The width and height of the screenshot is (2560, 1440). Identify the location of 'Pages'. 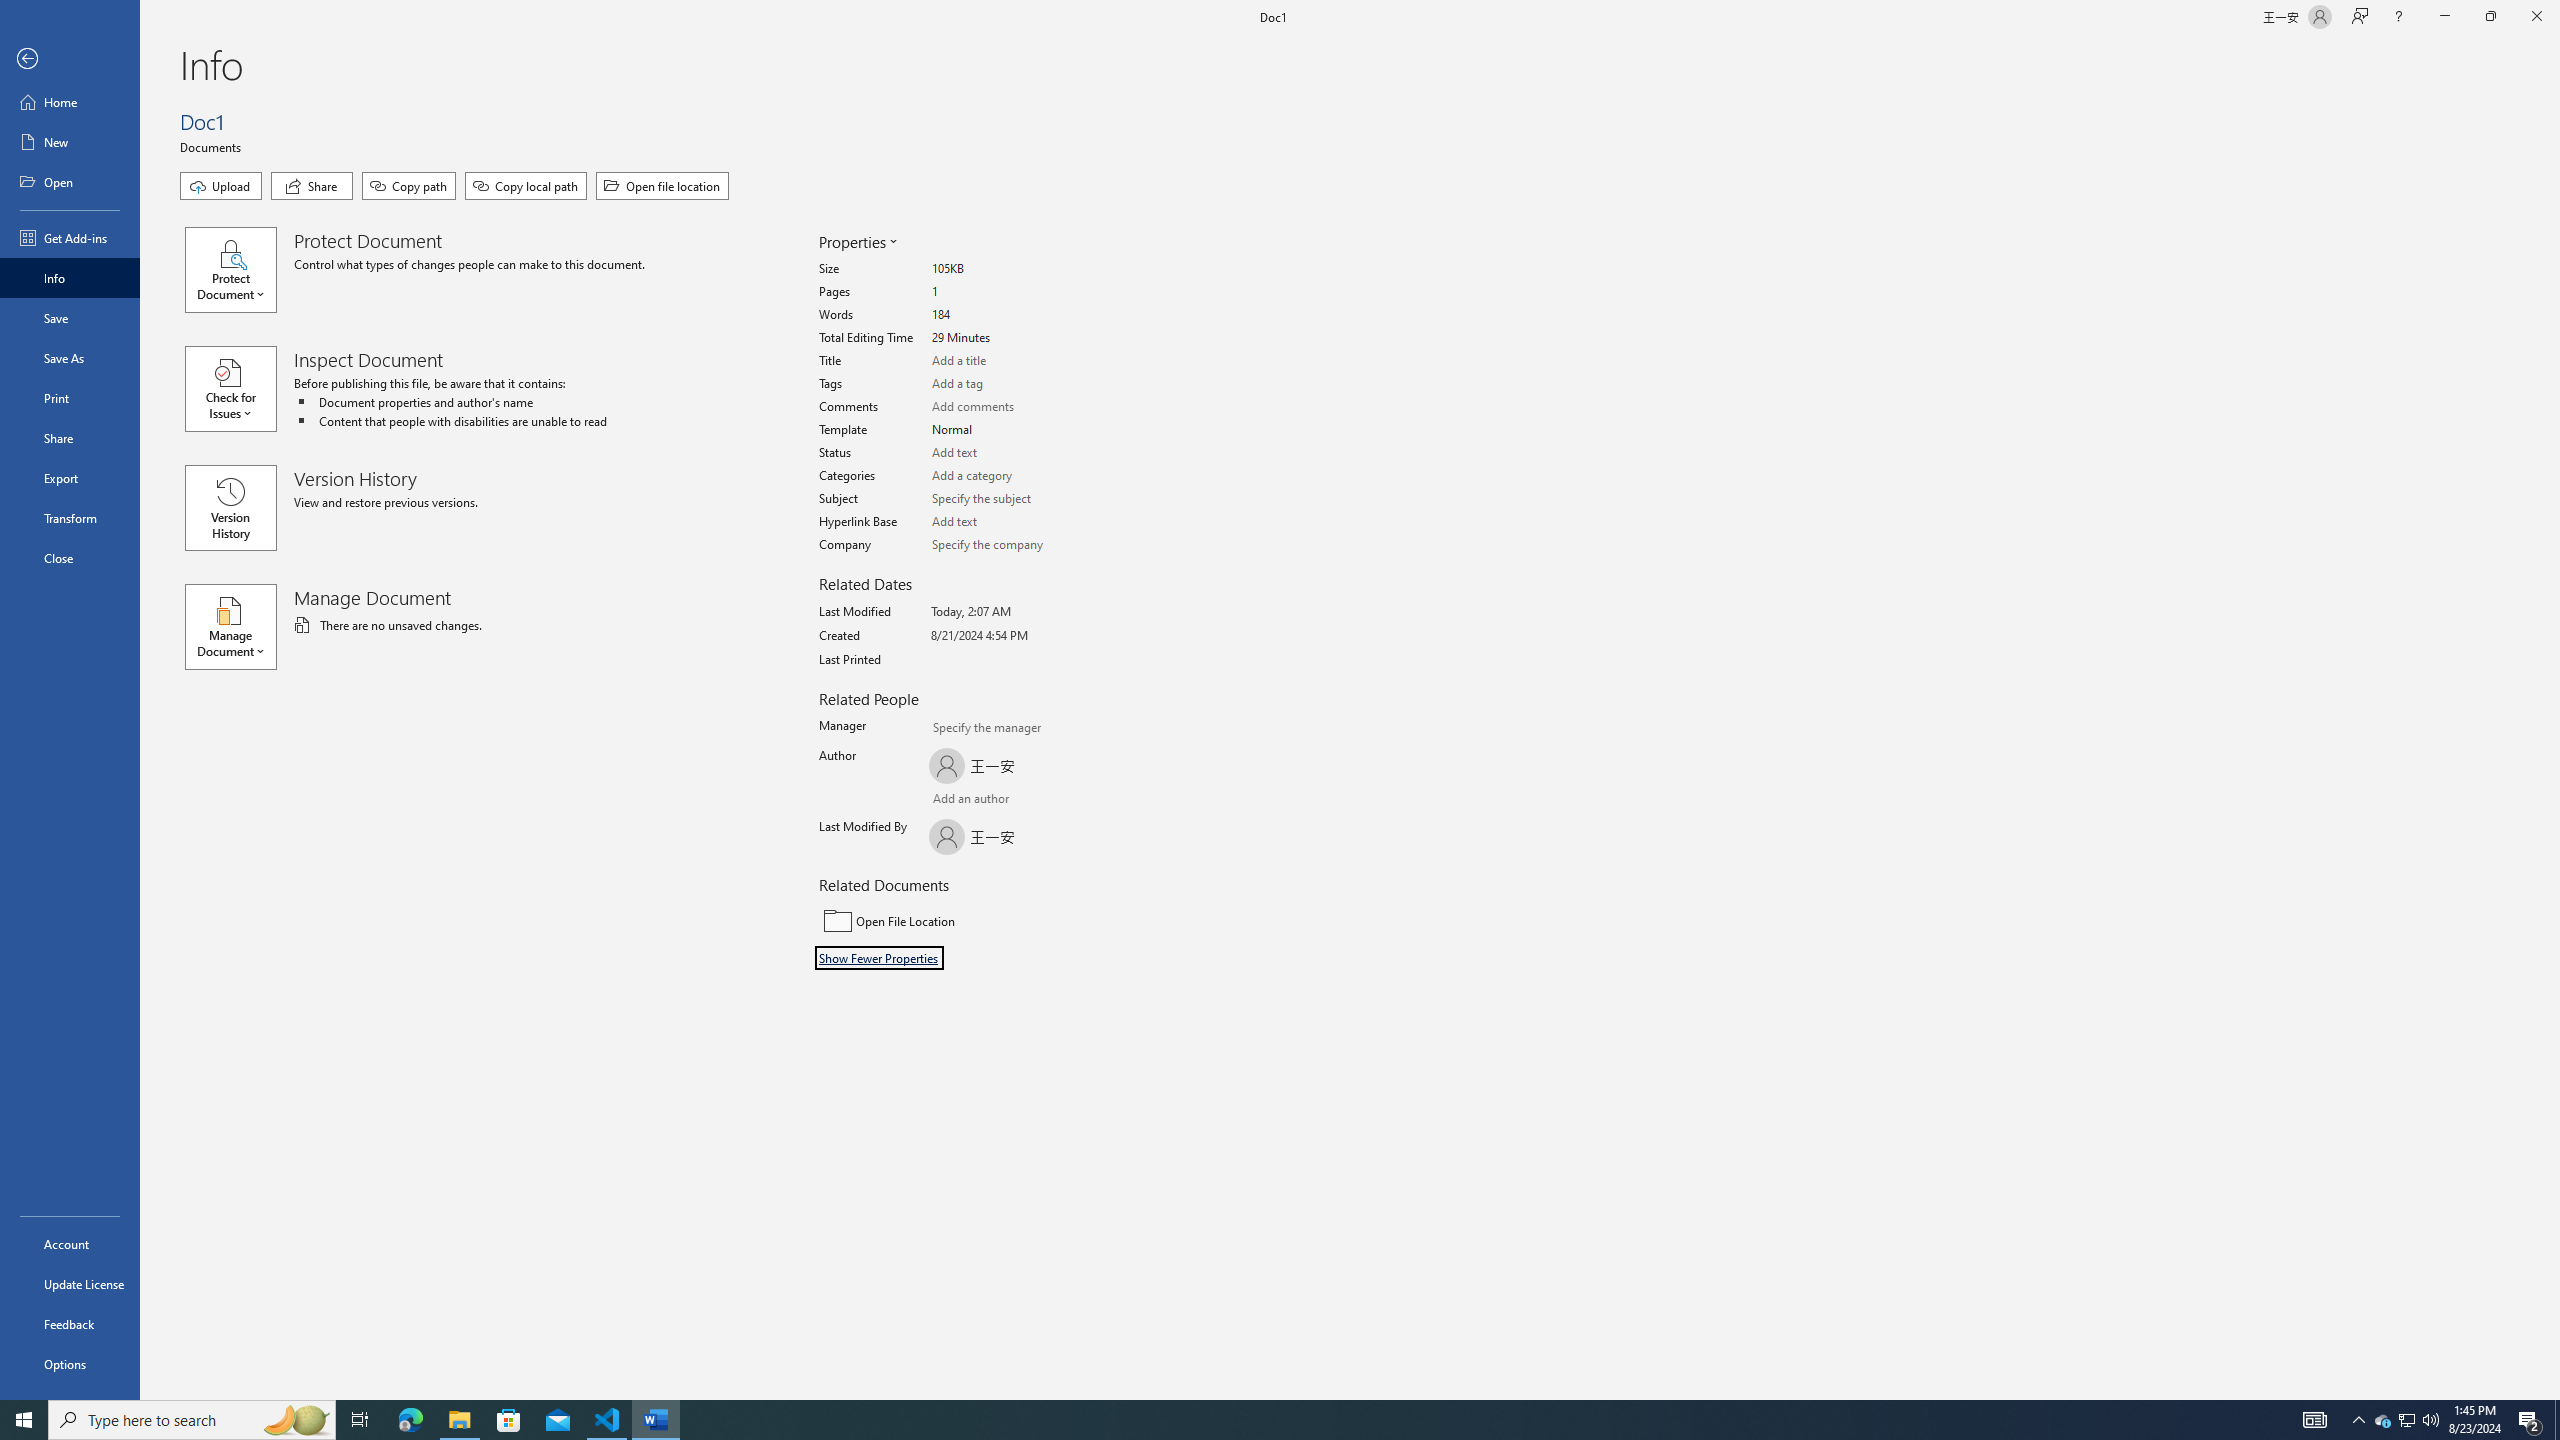
(1006, 292).